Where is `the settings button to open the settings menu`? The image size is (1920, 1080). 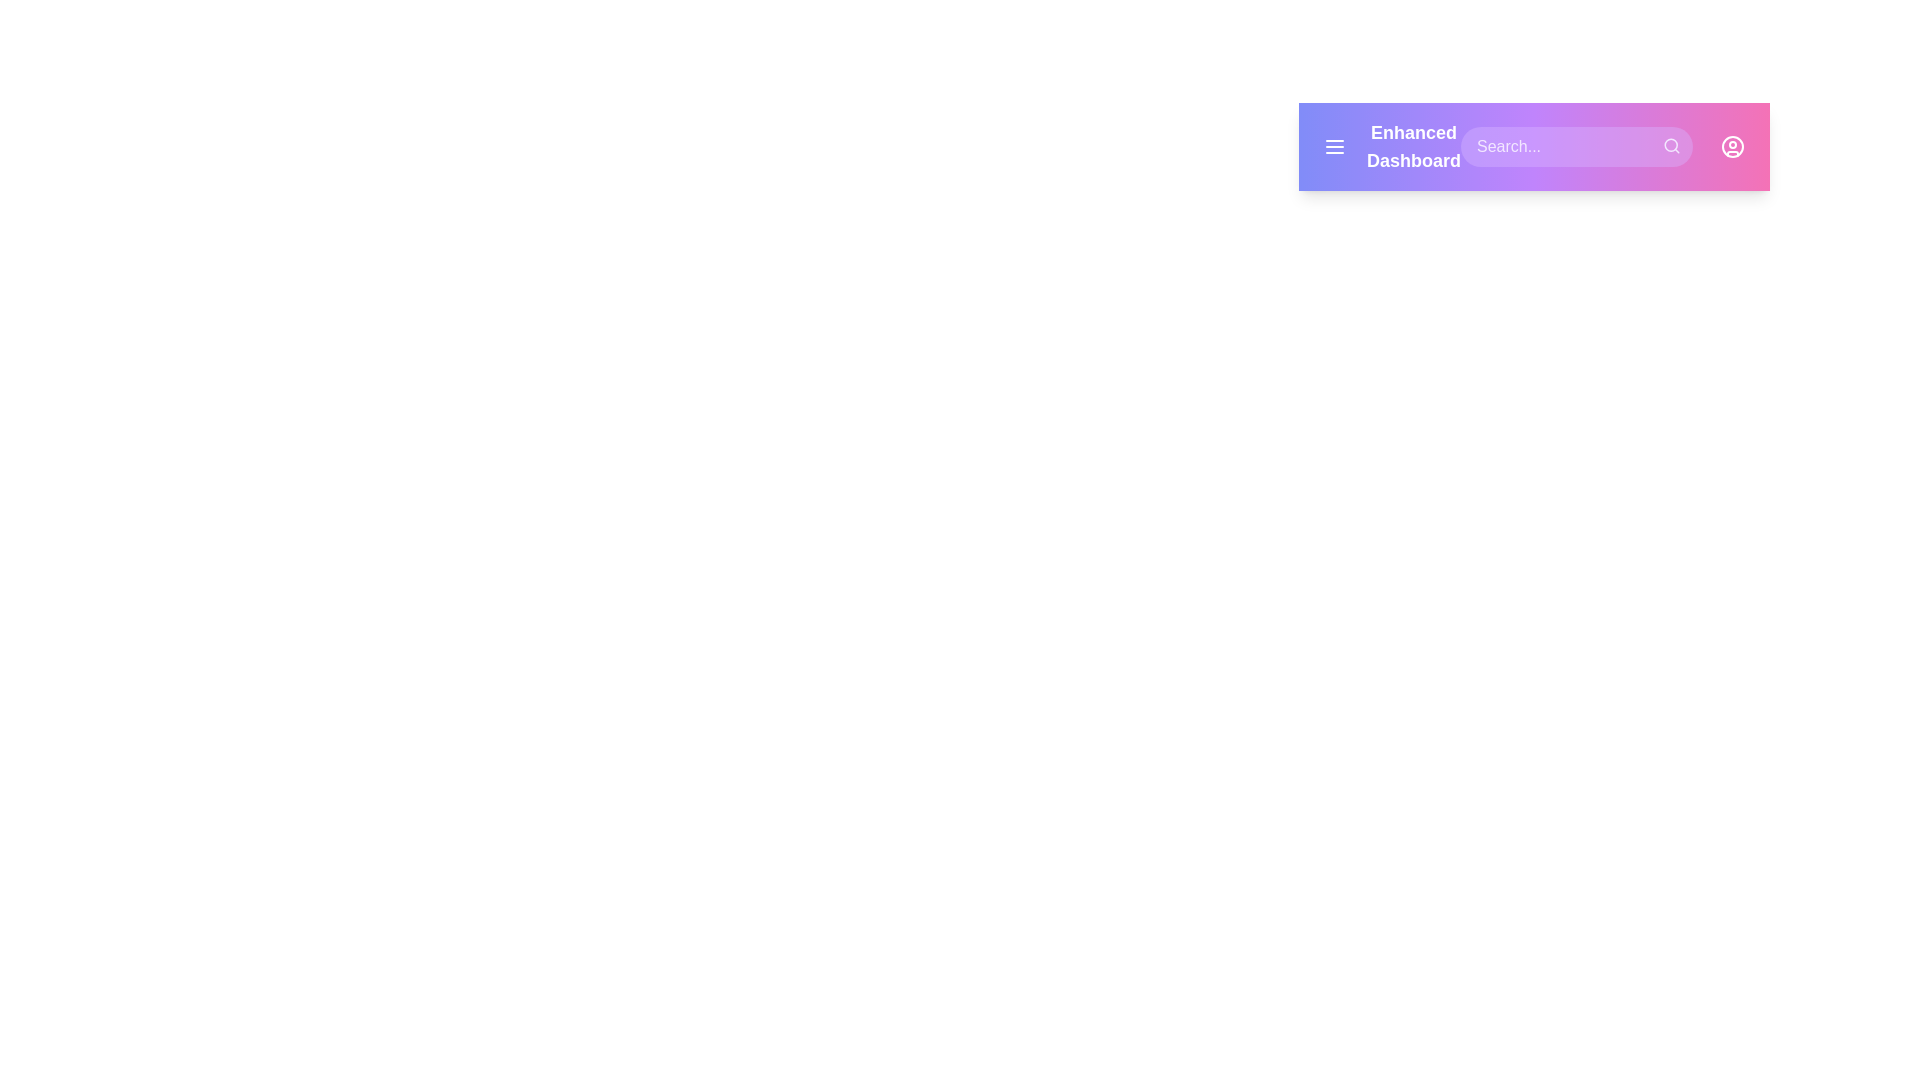
the settings button to open the settings menu is located at coordinates (1793, 145).